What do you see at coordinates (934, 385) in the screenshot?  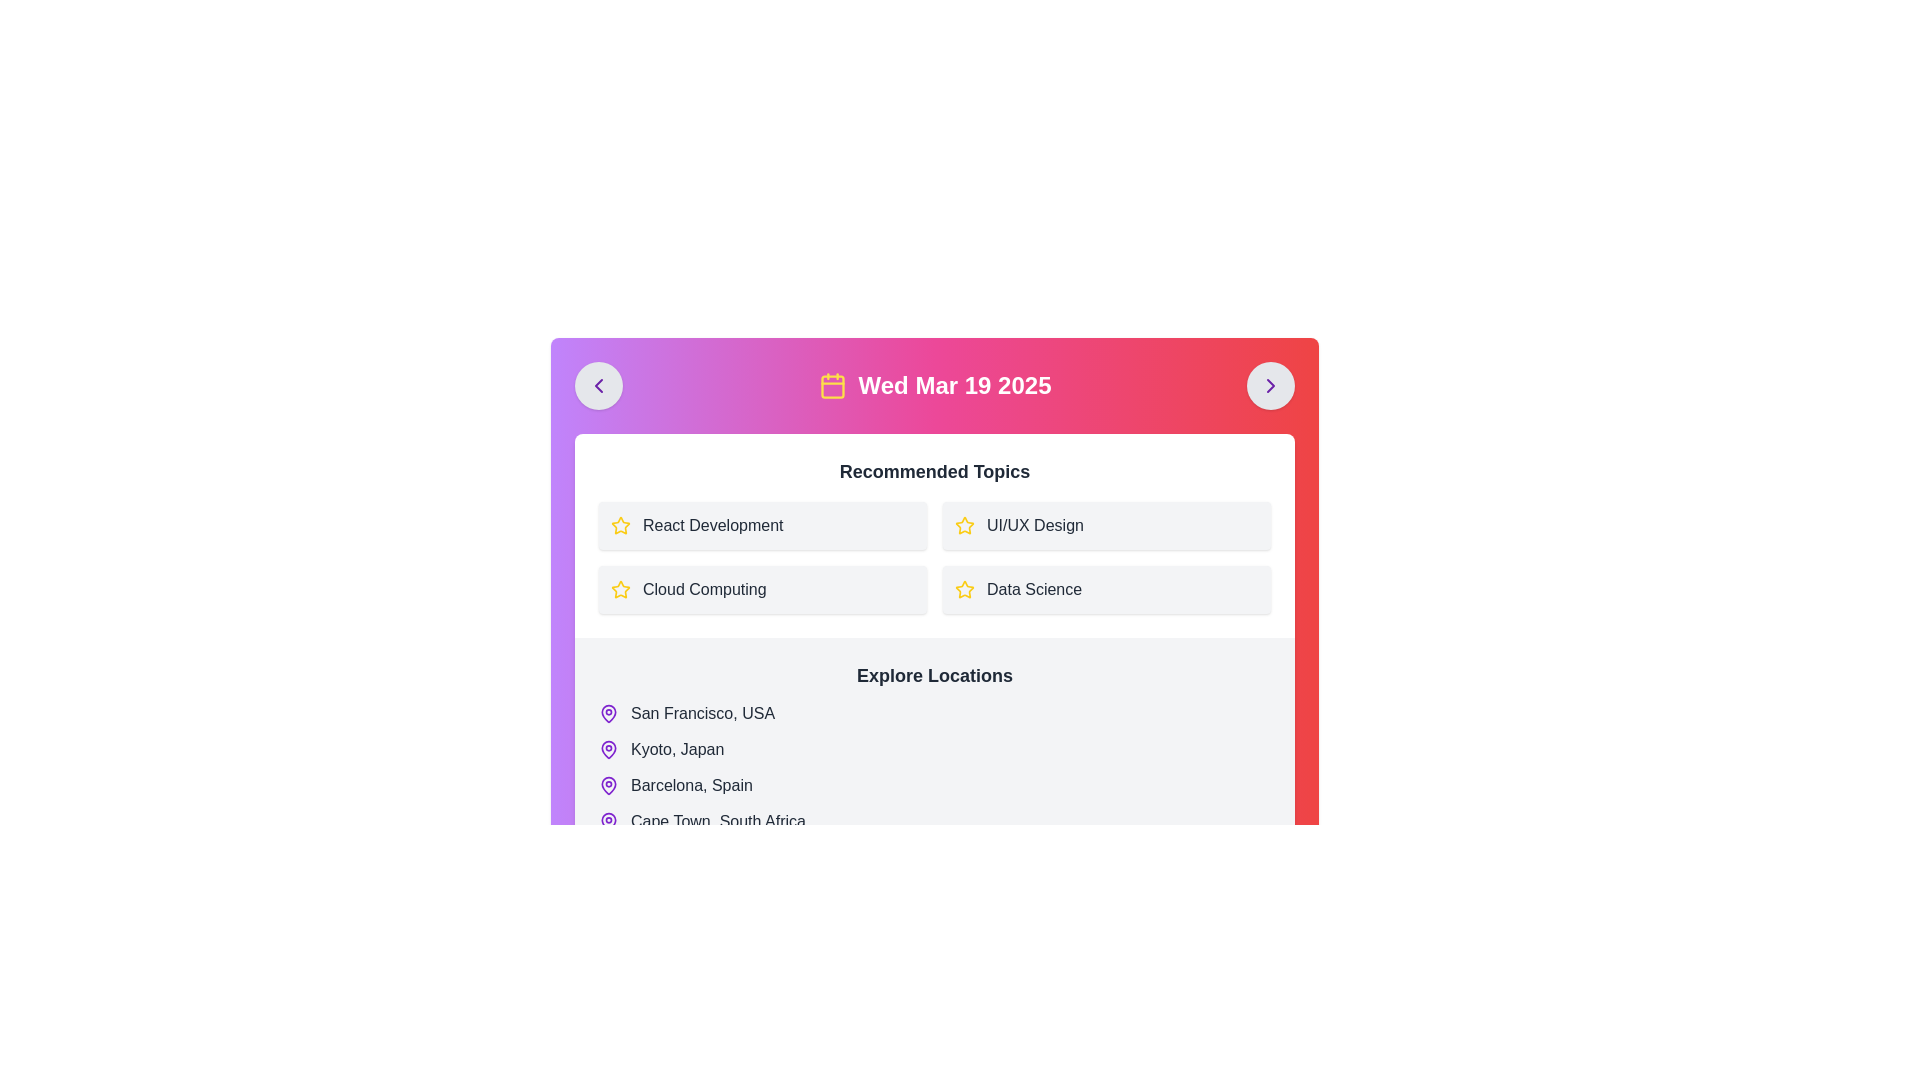 I see `the Informational Label that displays the current date or title information, located above the 'Recommended Topics' area` at bounding box center [934, 385].